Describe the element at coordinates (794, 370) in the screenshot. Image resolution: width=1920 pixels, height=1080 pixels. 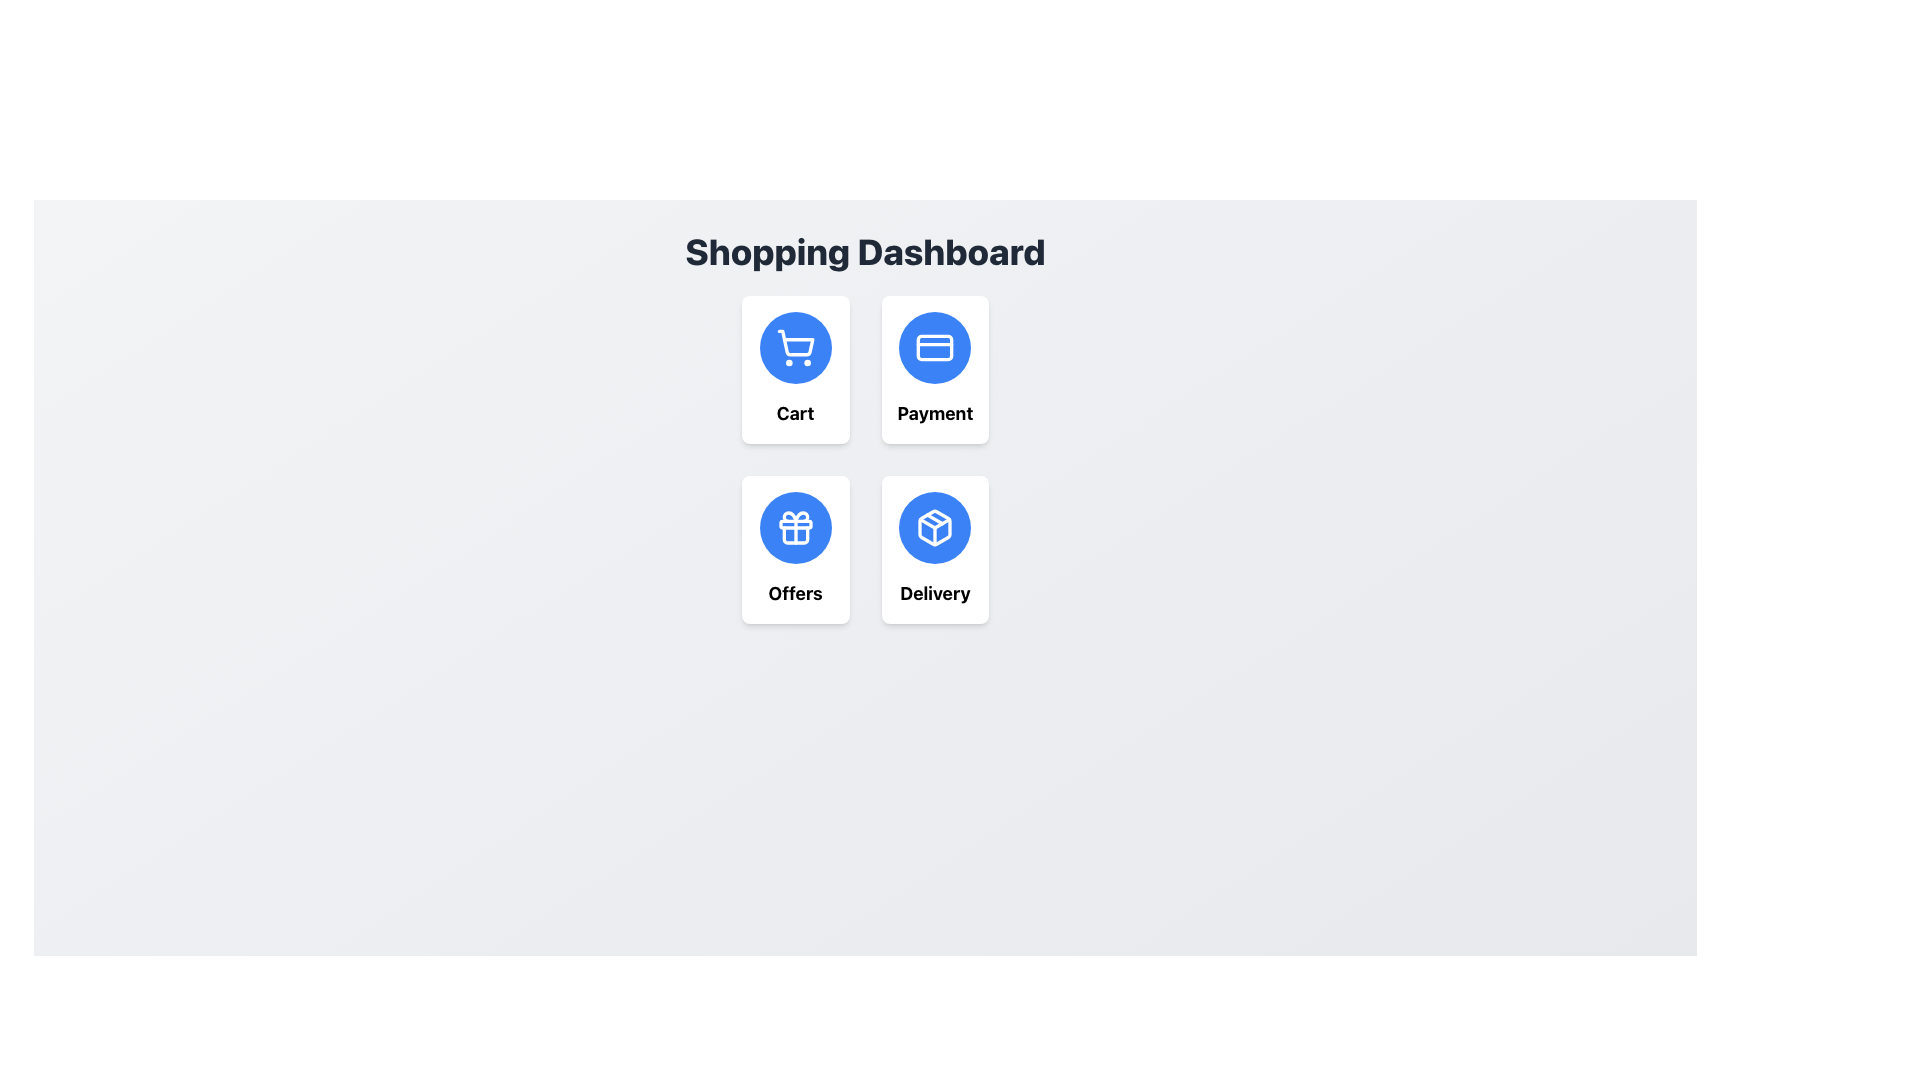
I see `the 'Cart' card component, which is the first card in the leftmost column of the shopping dashboard's card grid` at that location.